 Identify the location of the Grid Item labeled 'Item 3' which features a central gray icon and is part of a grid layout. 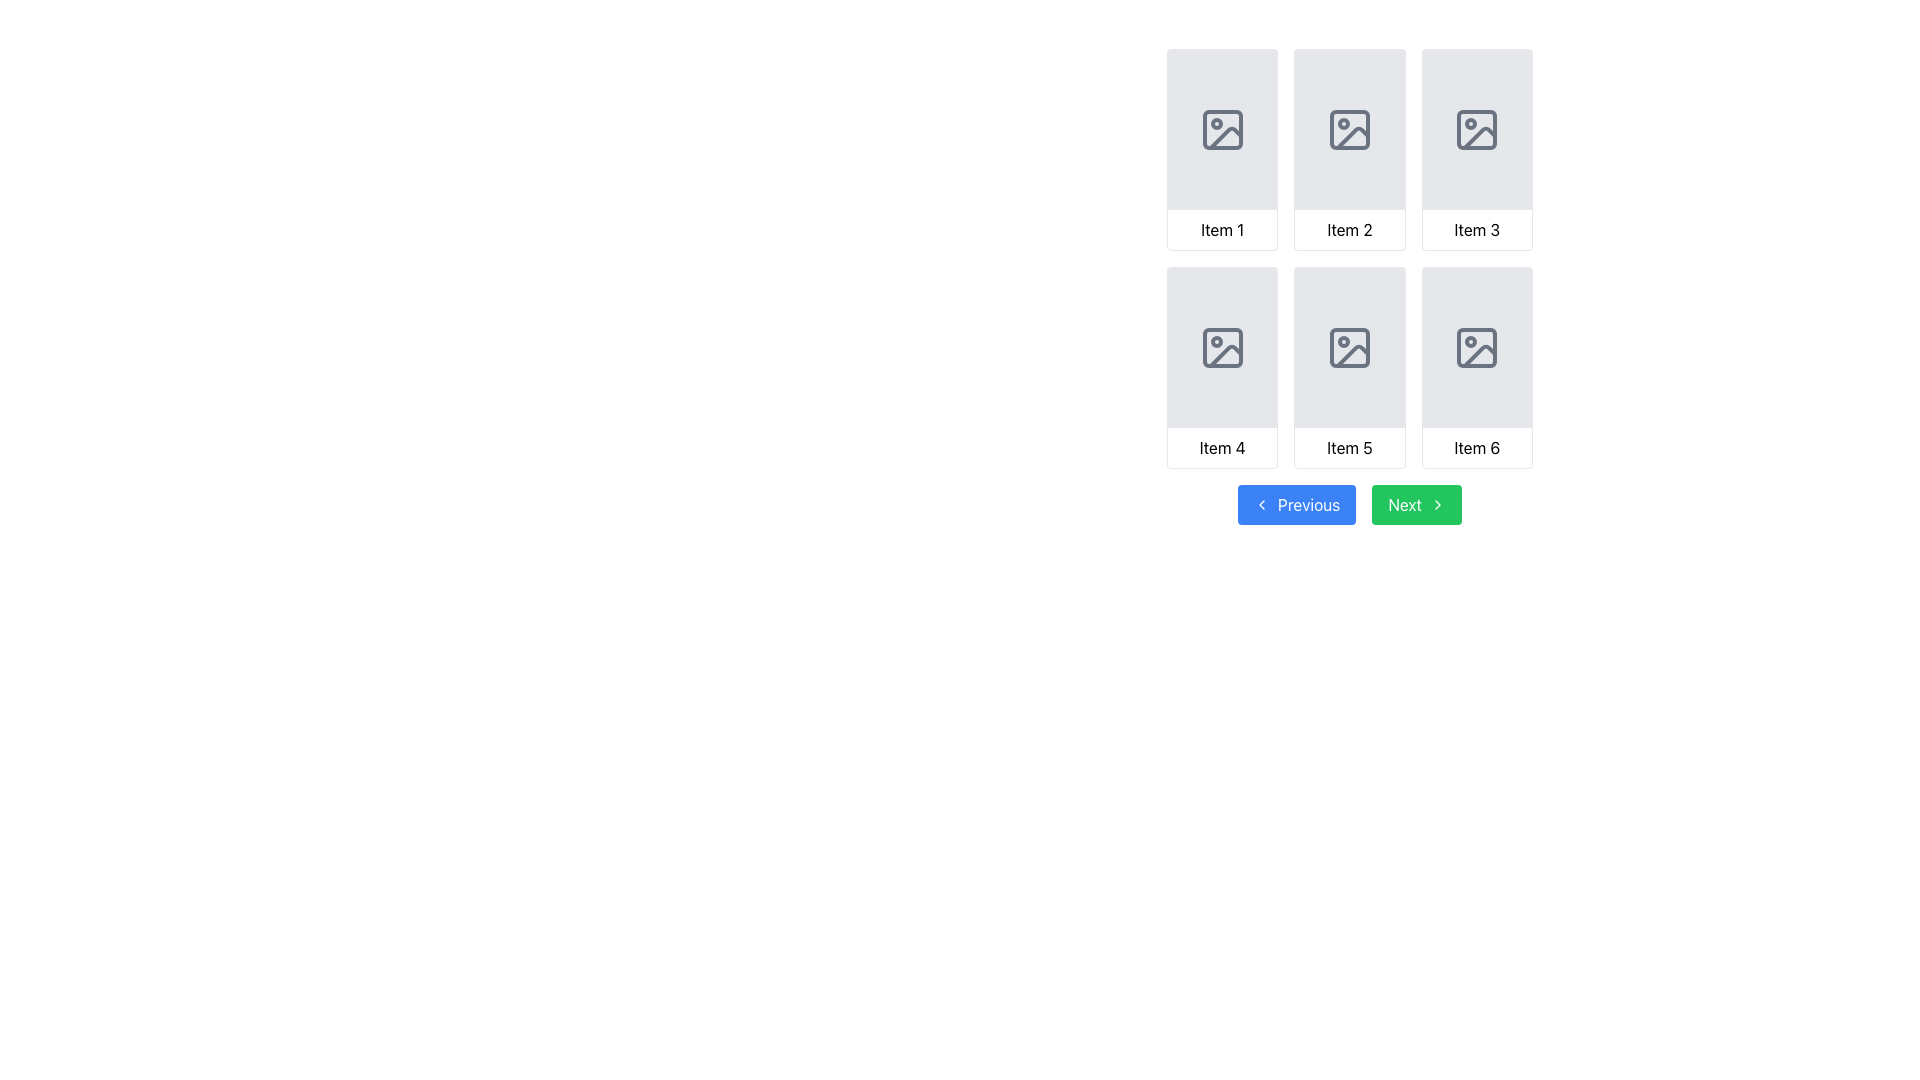
(1477, 149).